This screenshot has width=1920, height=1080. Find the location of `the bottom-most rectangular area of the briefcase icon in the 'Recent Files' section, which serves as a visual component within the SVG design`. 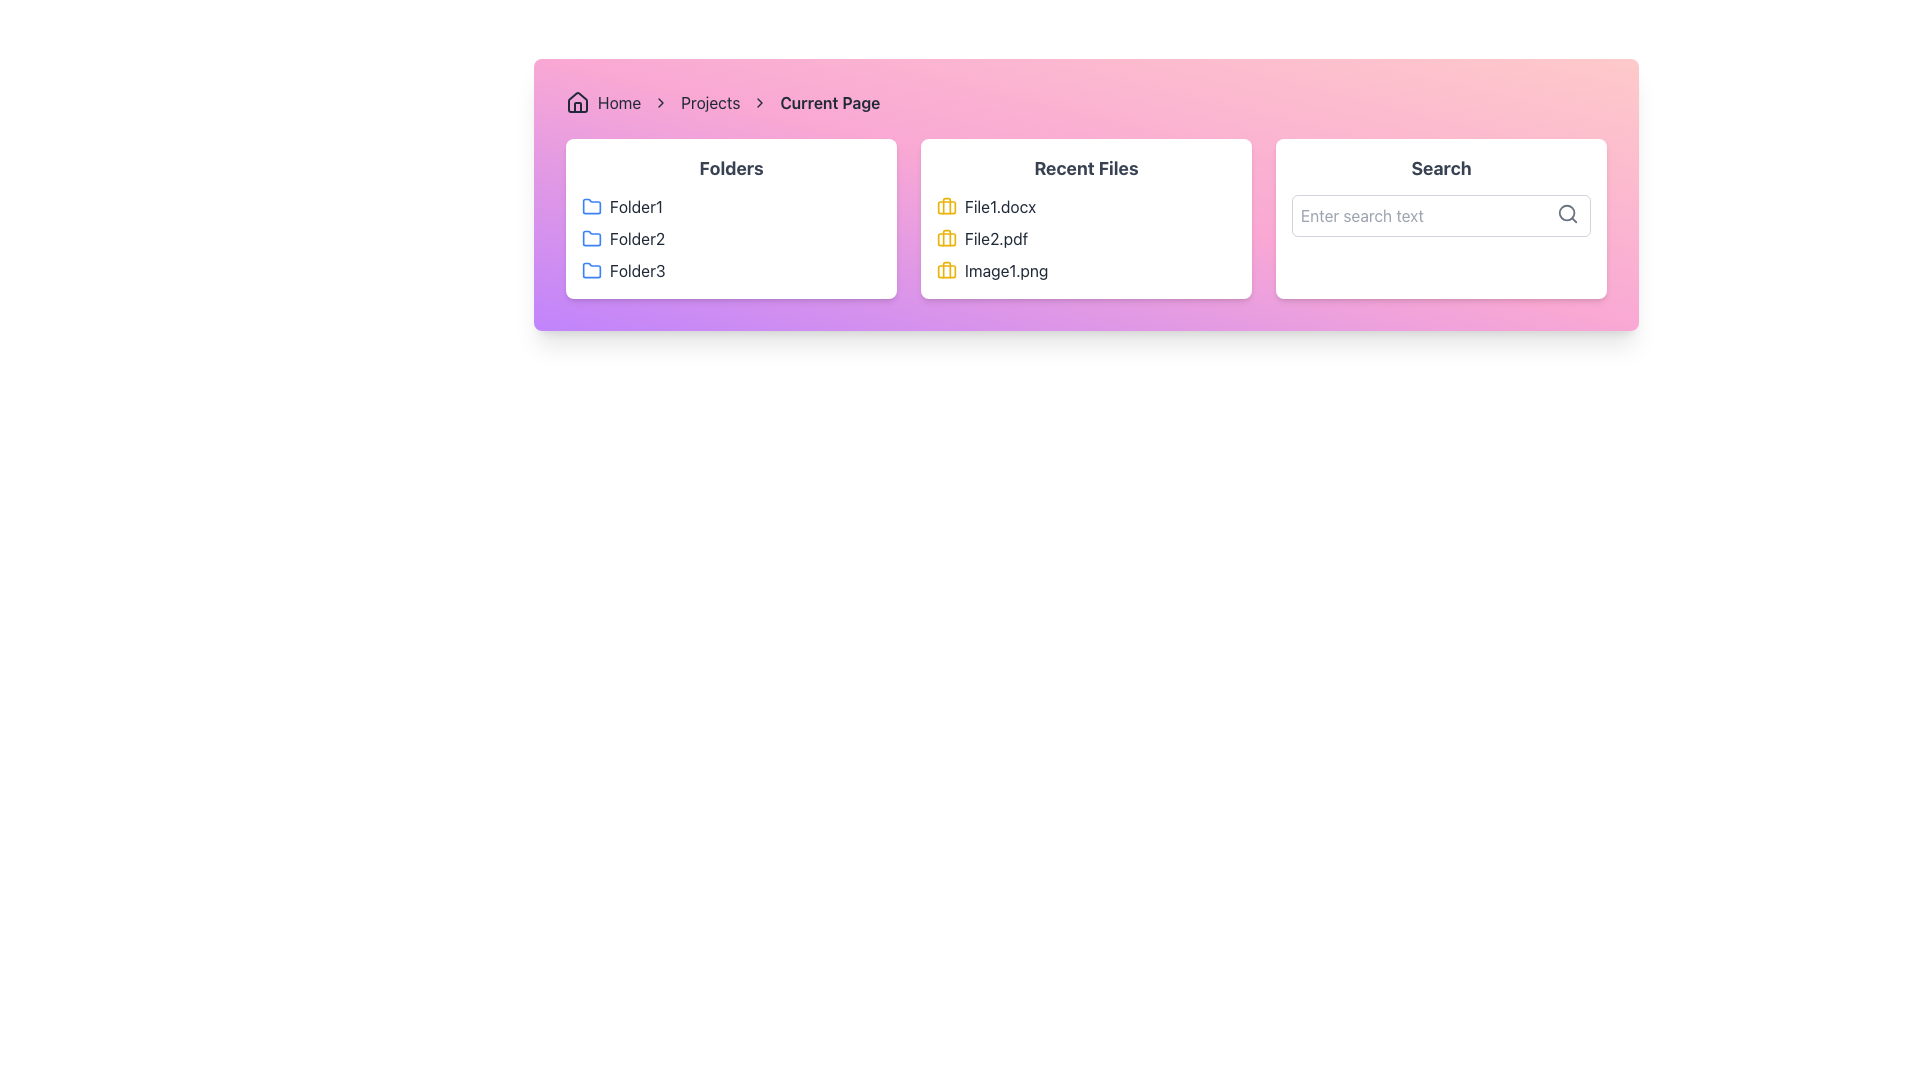

the bottom-most rectangular area of the briefcase icon in the 'Recent Files' section, which serves as a visual component within the SVG design is located at coordinates (945, 270).